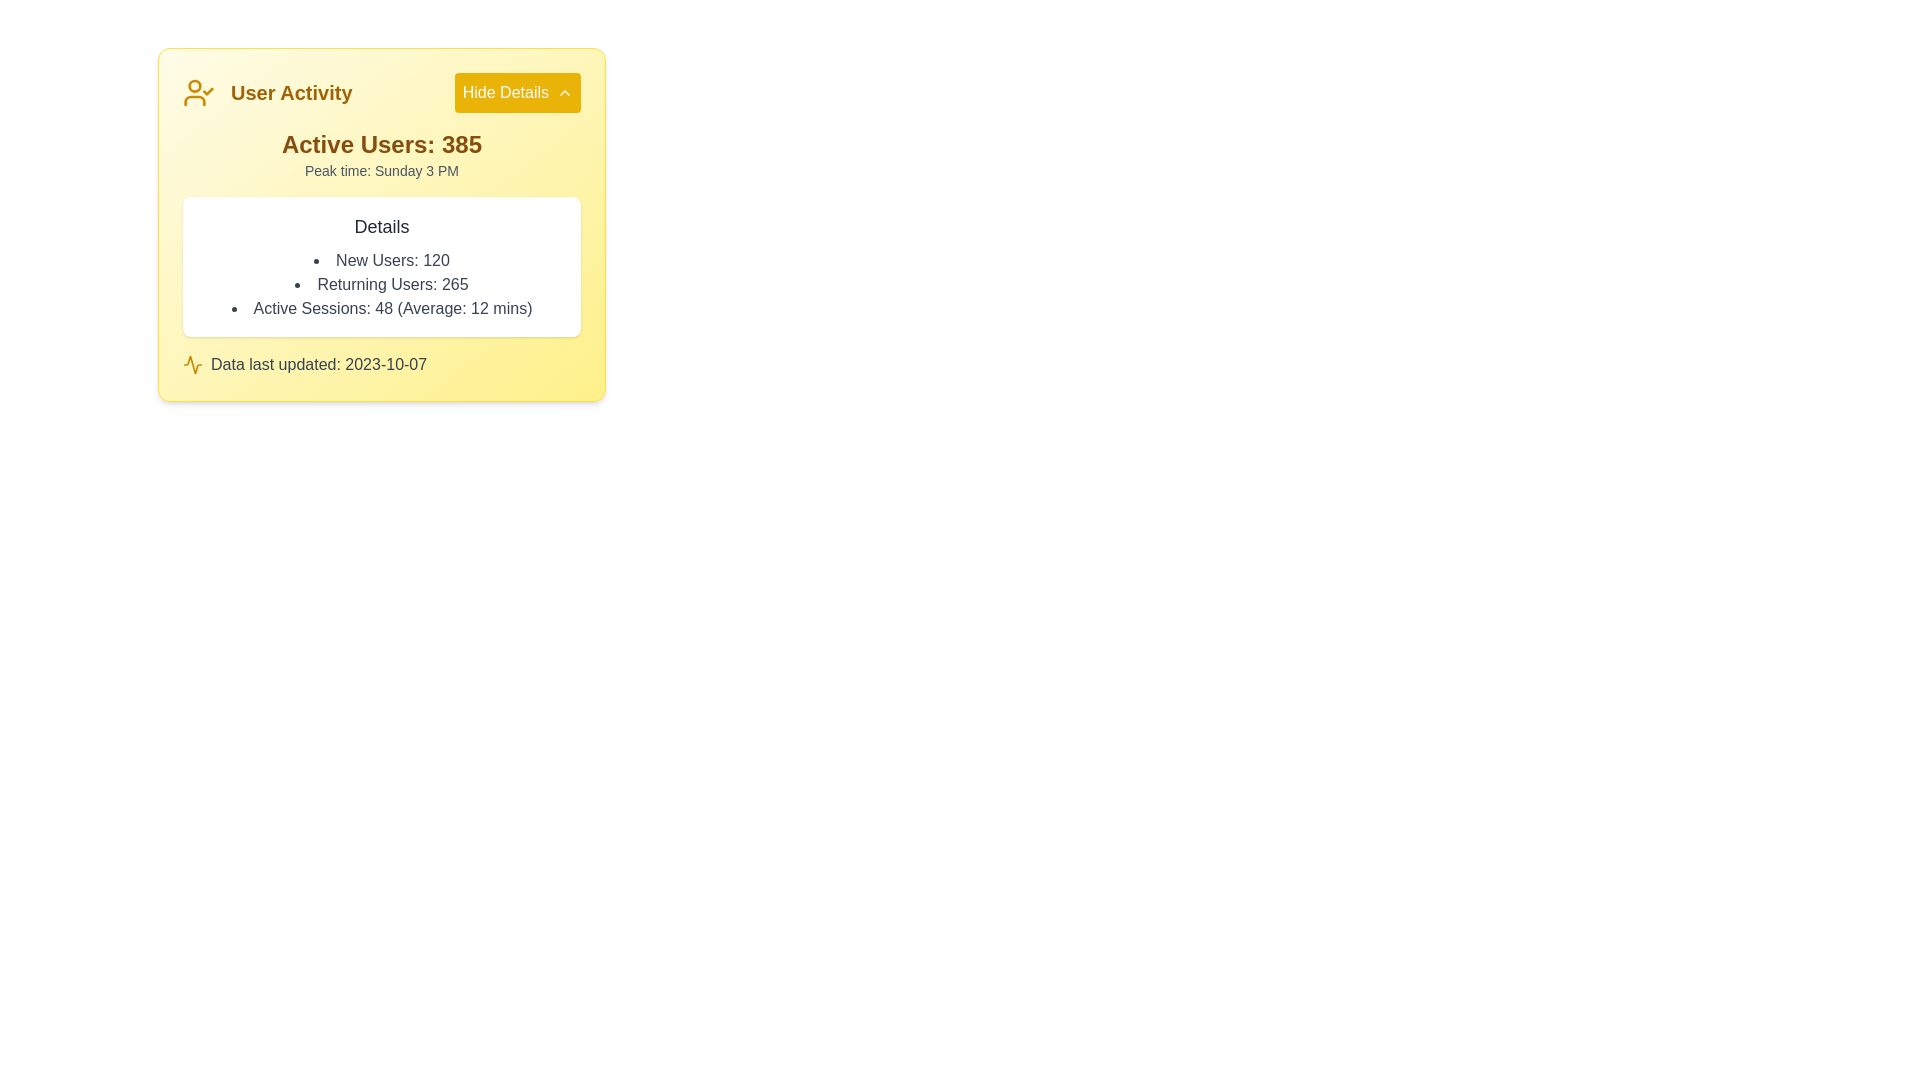 This screenshot has height=1080, width=1920. Describe the element at coordinates (564, 92) in the screenshot. I see `the upward chevron arrow icon within the 'Hide Details' button` at that location.